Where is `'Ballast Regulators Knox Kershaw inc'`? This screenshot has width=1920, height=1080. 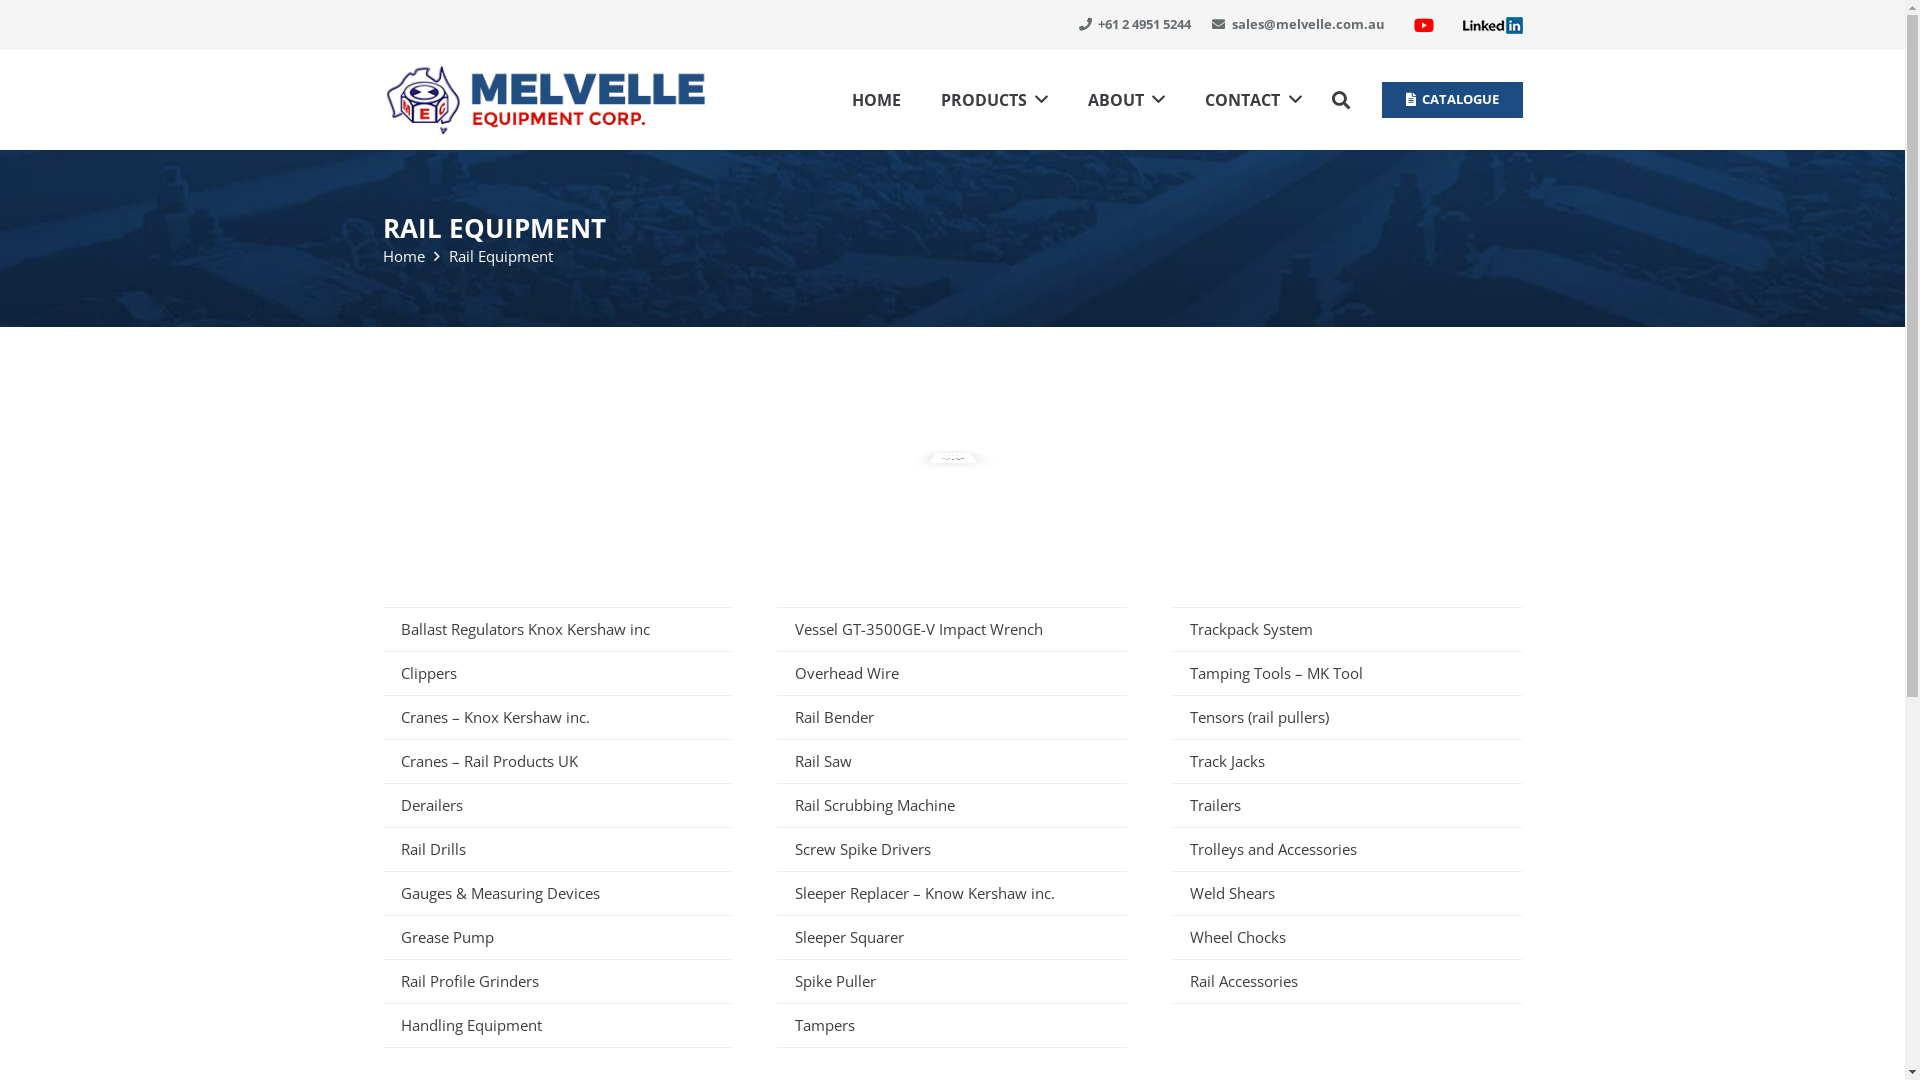
'Ballast Regulators Knox Kershaw inc' is located at coordinates (556, 627).